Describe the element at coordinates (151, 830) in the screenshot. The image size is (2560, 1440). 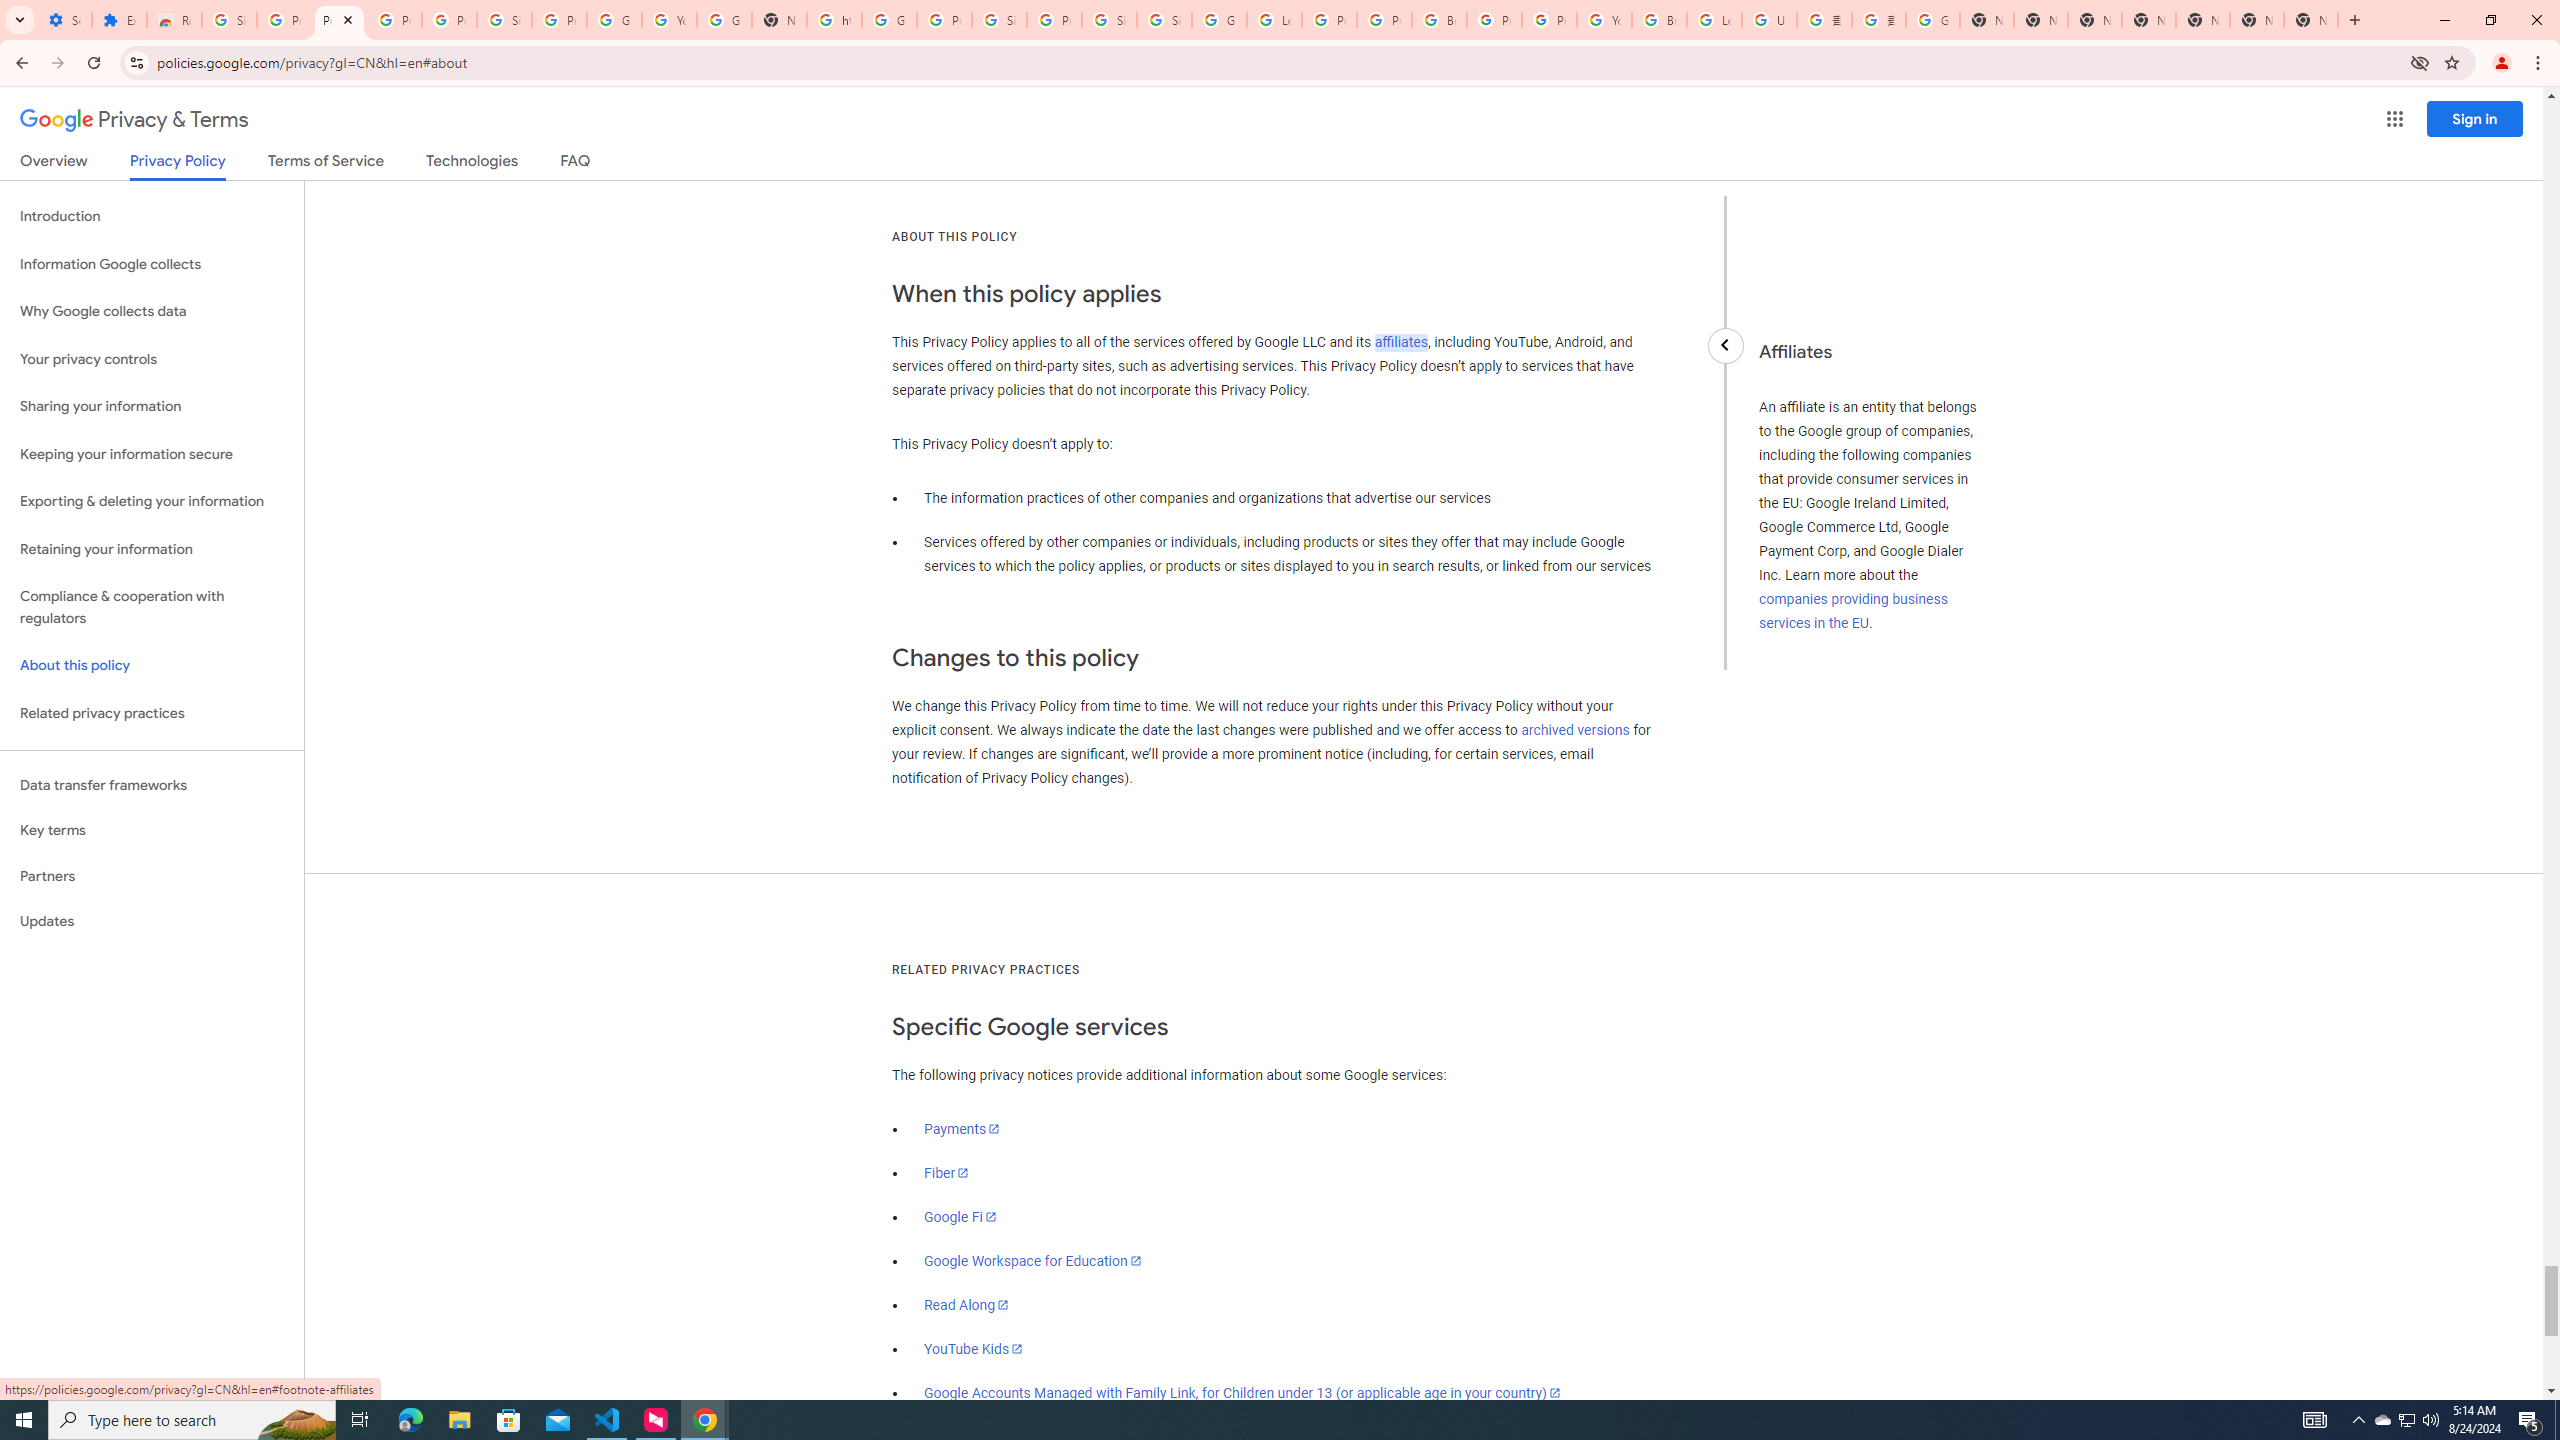
I see `'Key terms'` at that location.